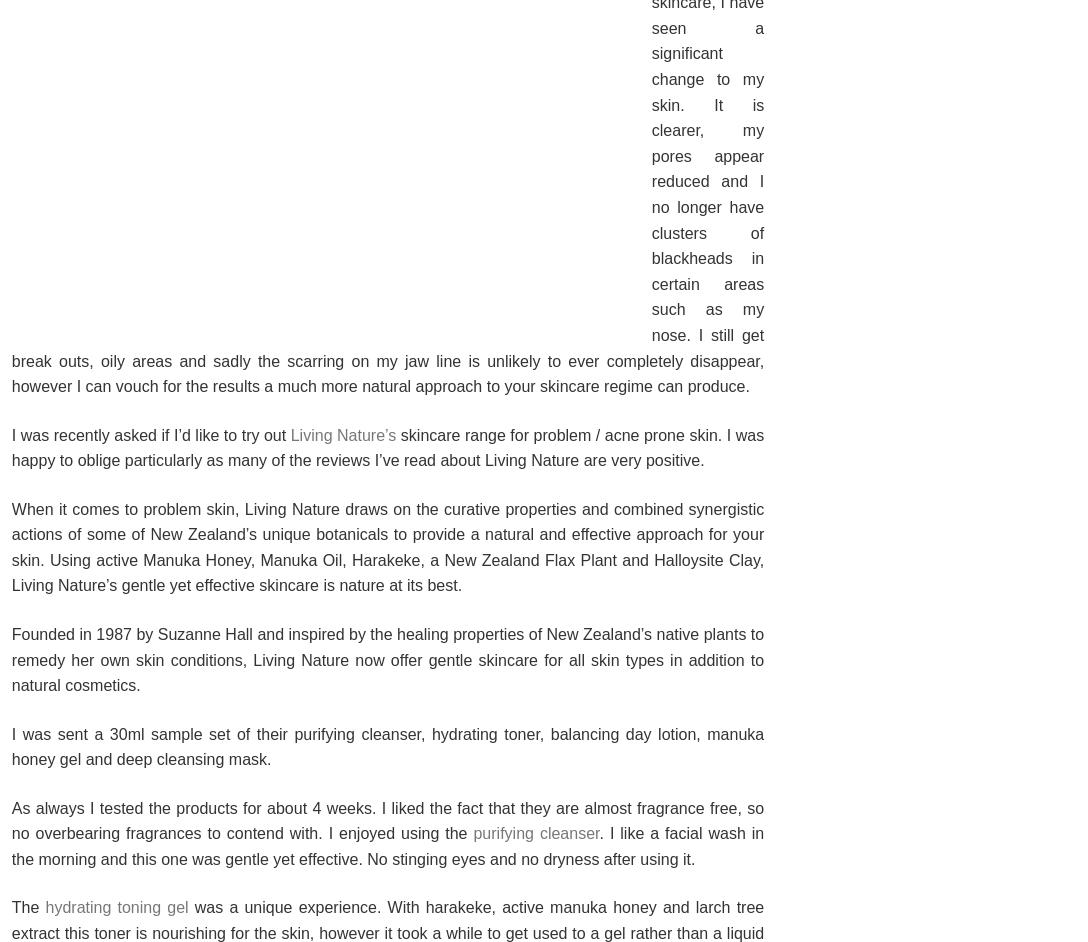  I want to click on 'The', so click(27, 906).